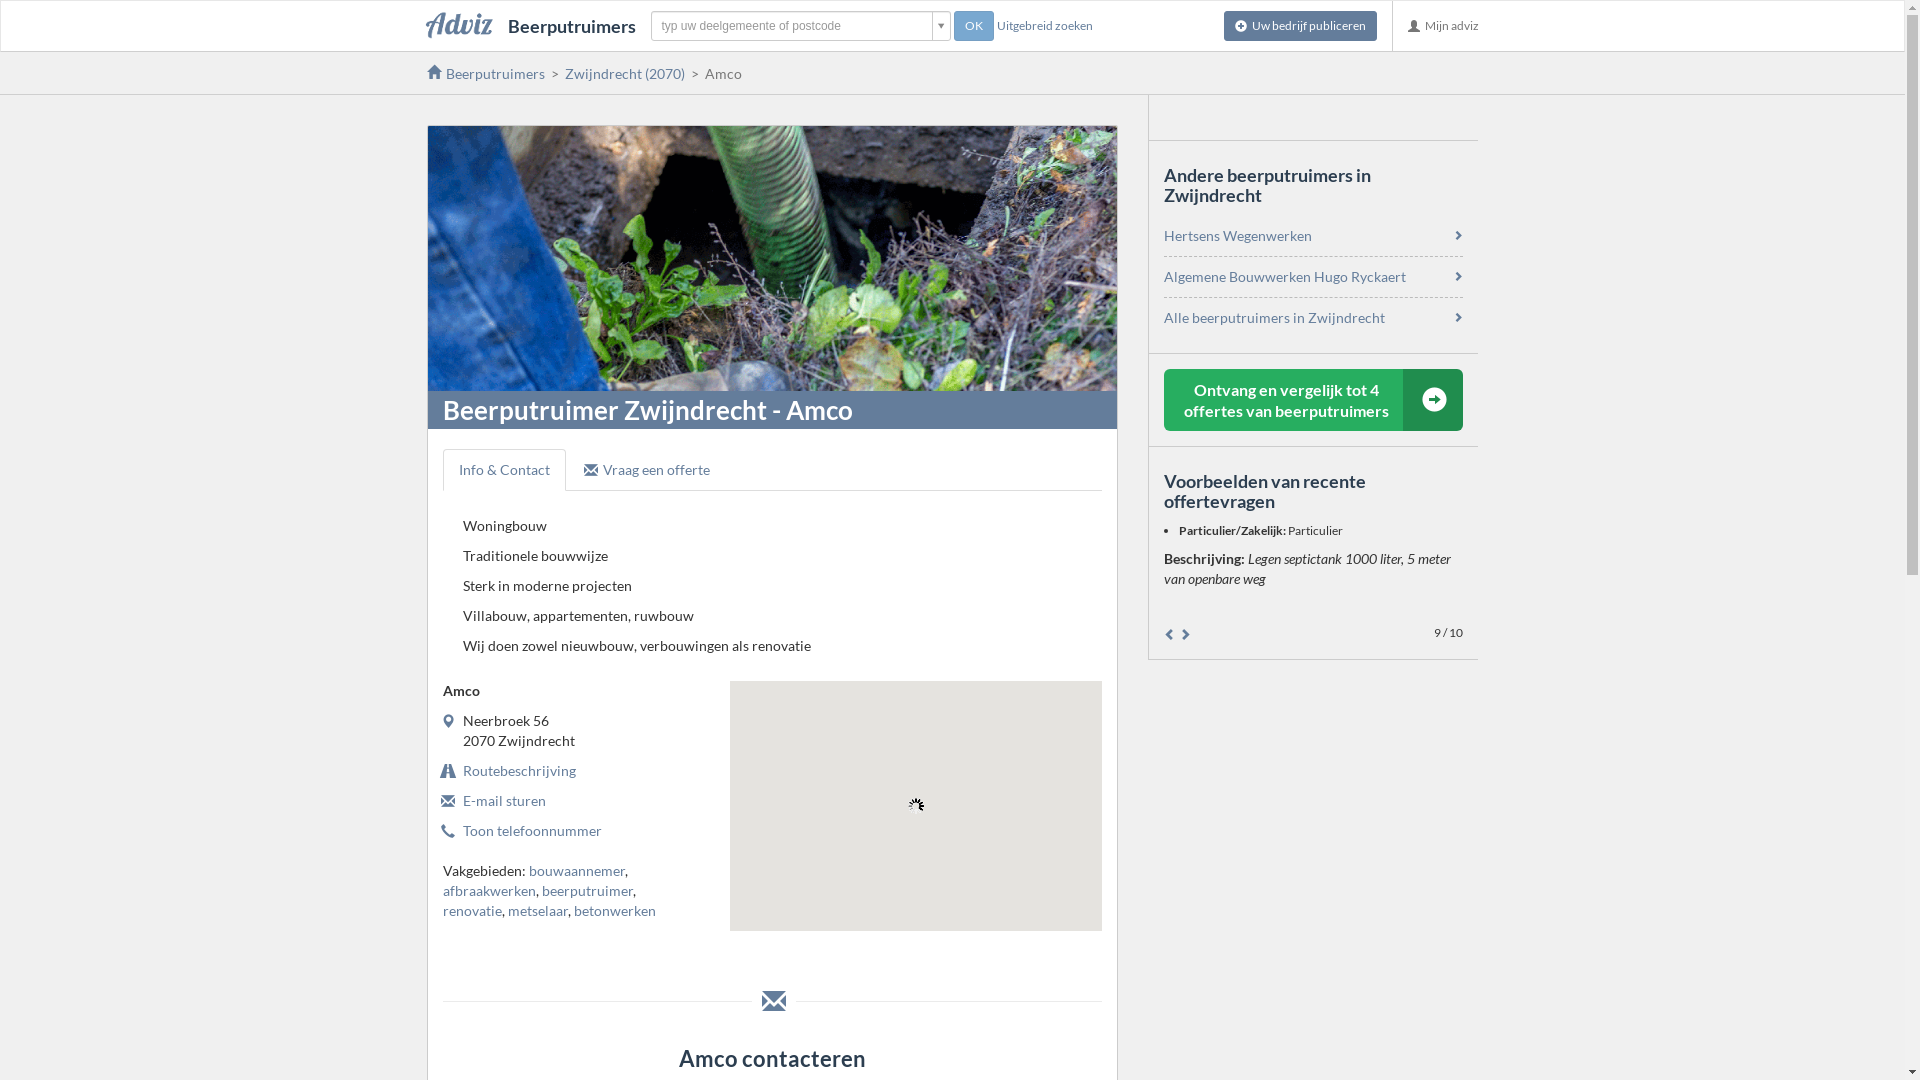 Image resolution: width=1920 pixels, height=1080 pixels. I want to click on 'Beerputruimers', so click(484, 72).